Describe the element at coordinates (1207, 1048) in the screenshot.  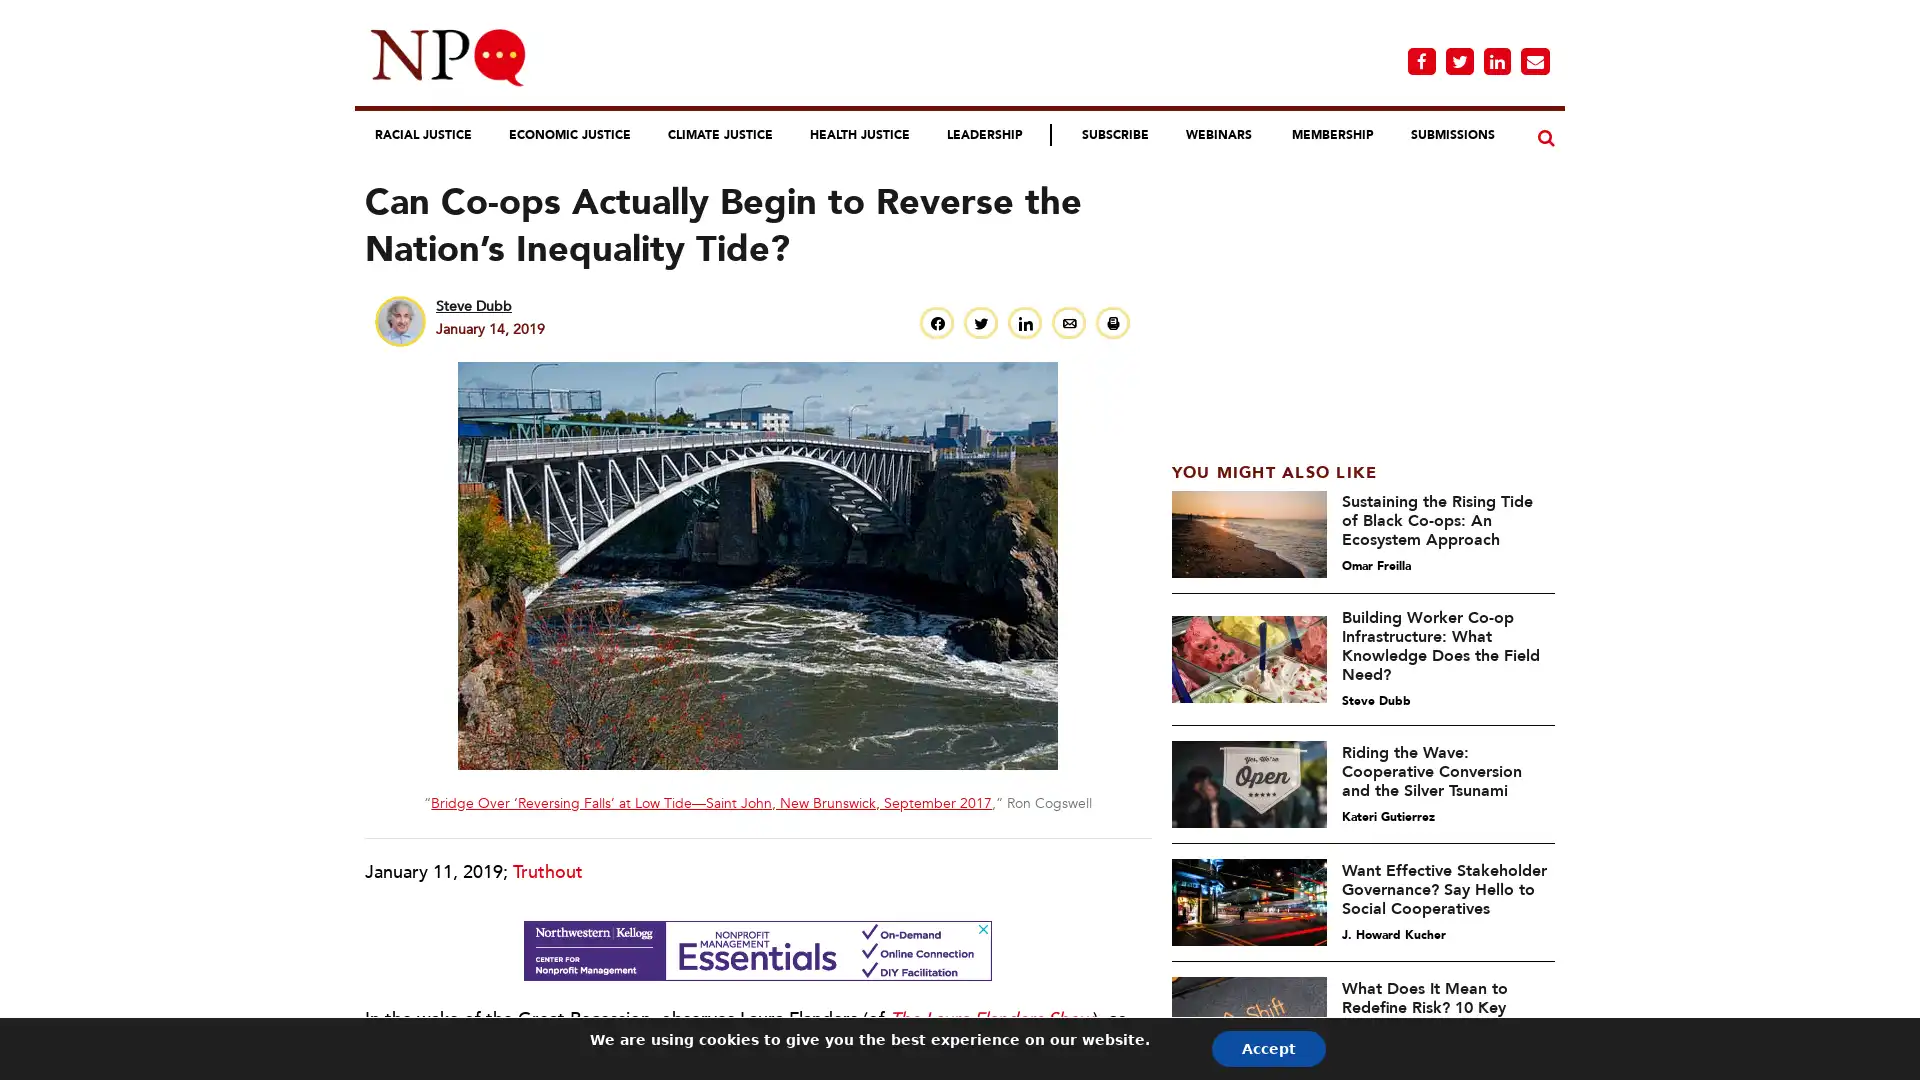
I see `Accept` at that location.